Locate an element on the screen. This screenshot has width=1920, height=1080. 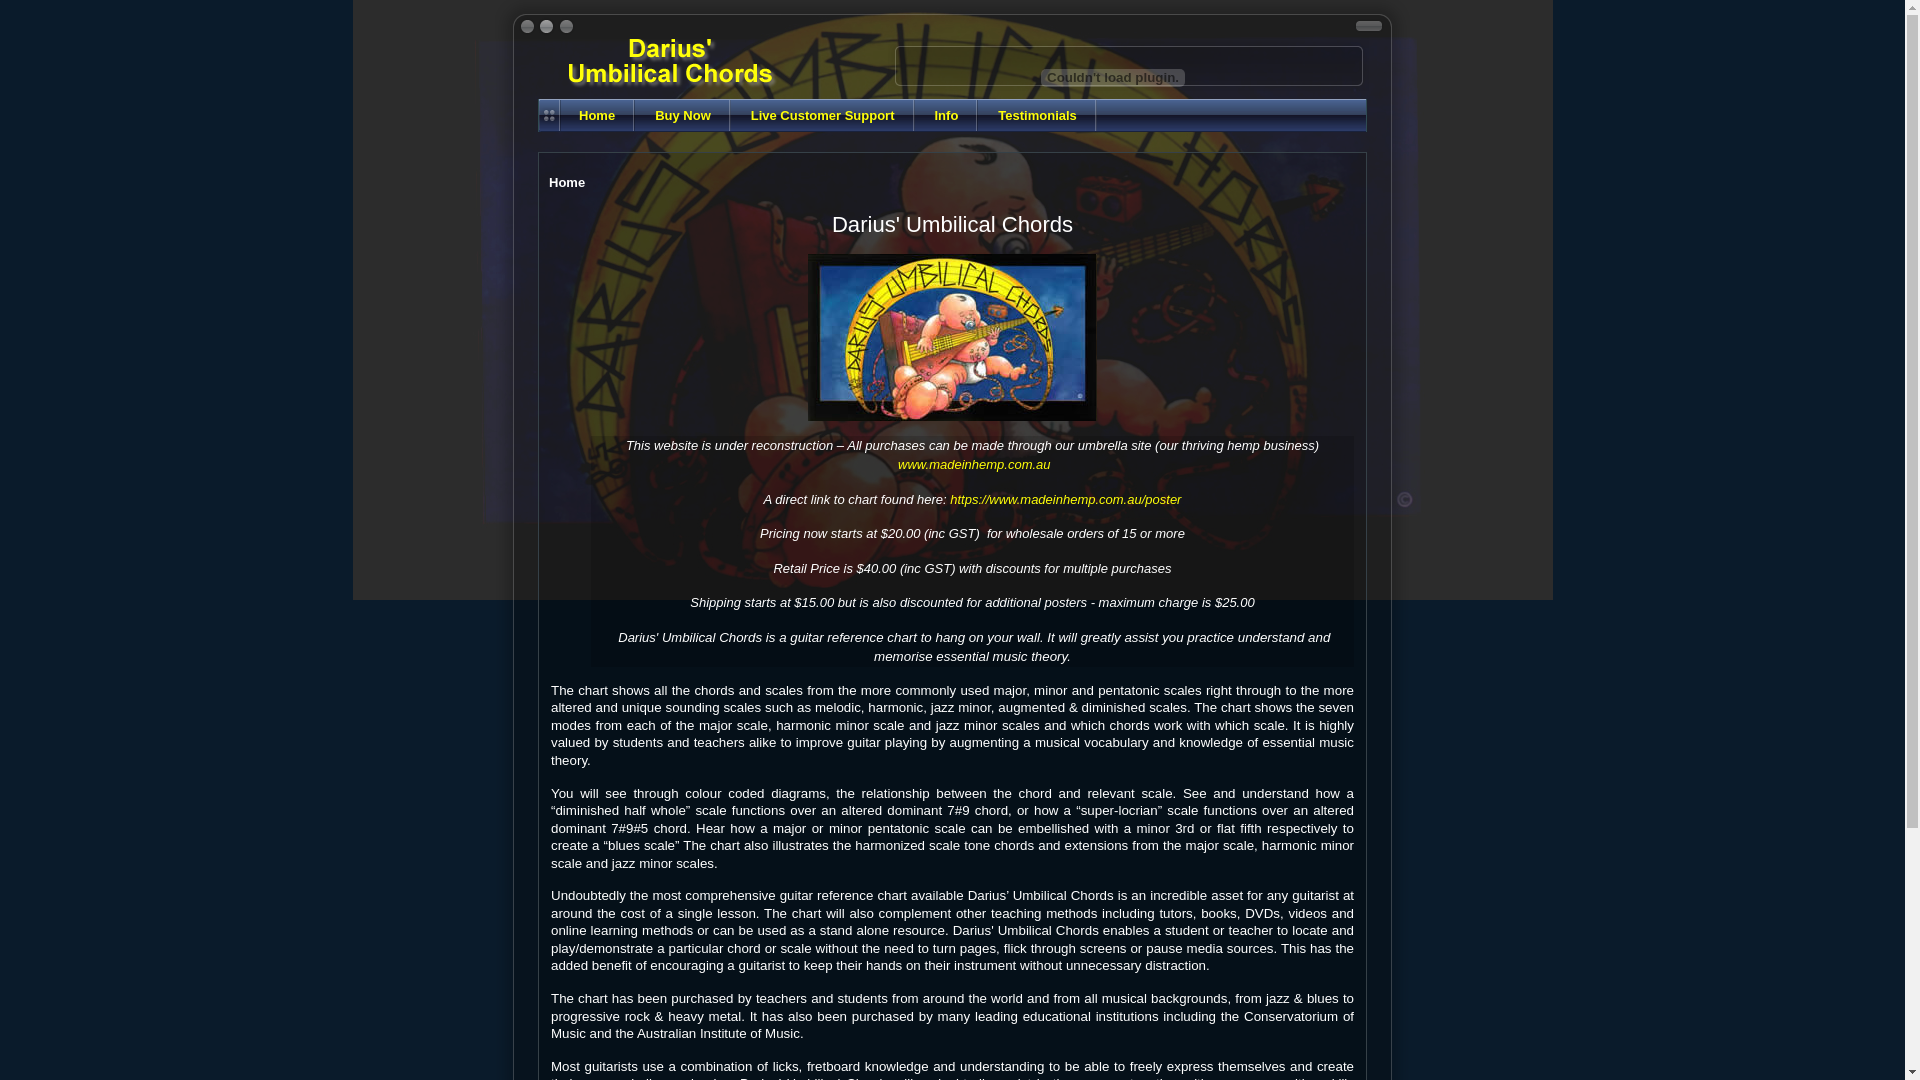
'Live Customer Support' is located at coordinates (822, 115).